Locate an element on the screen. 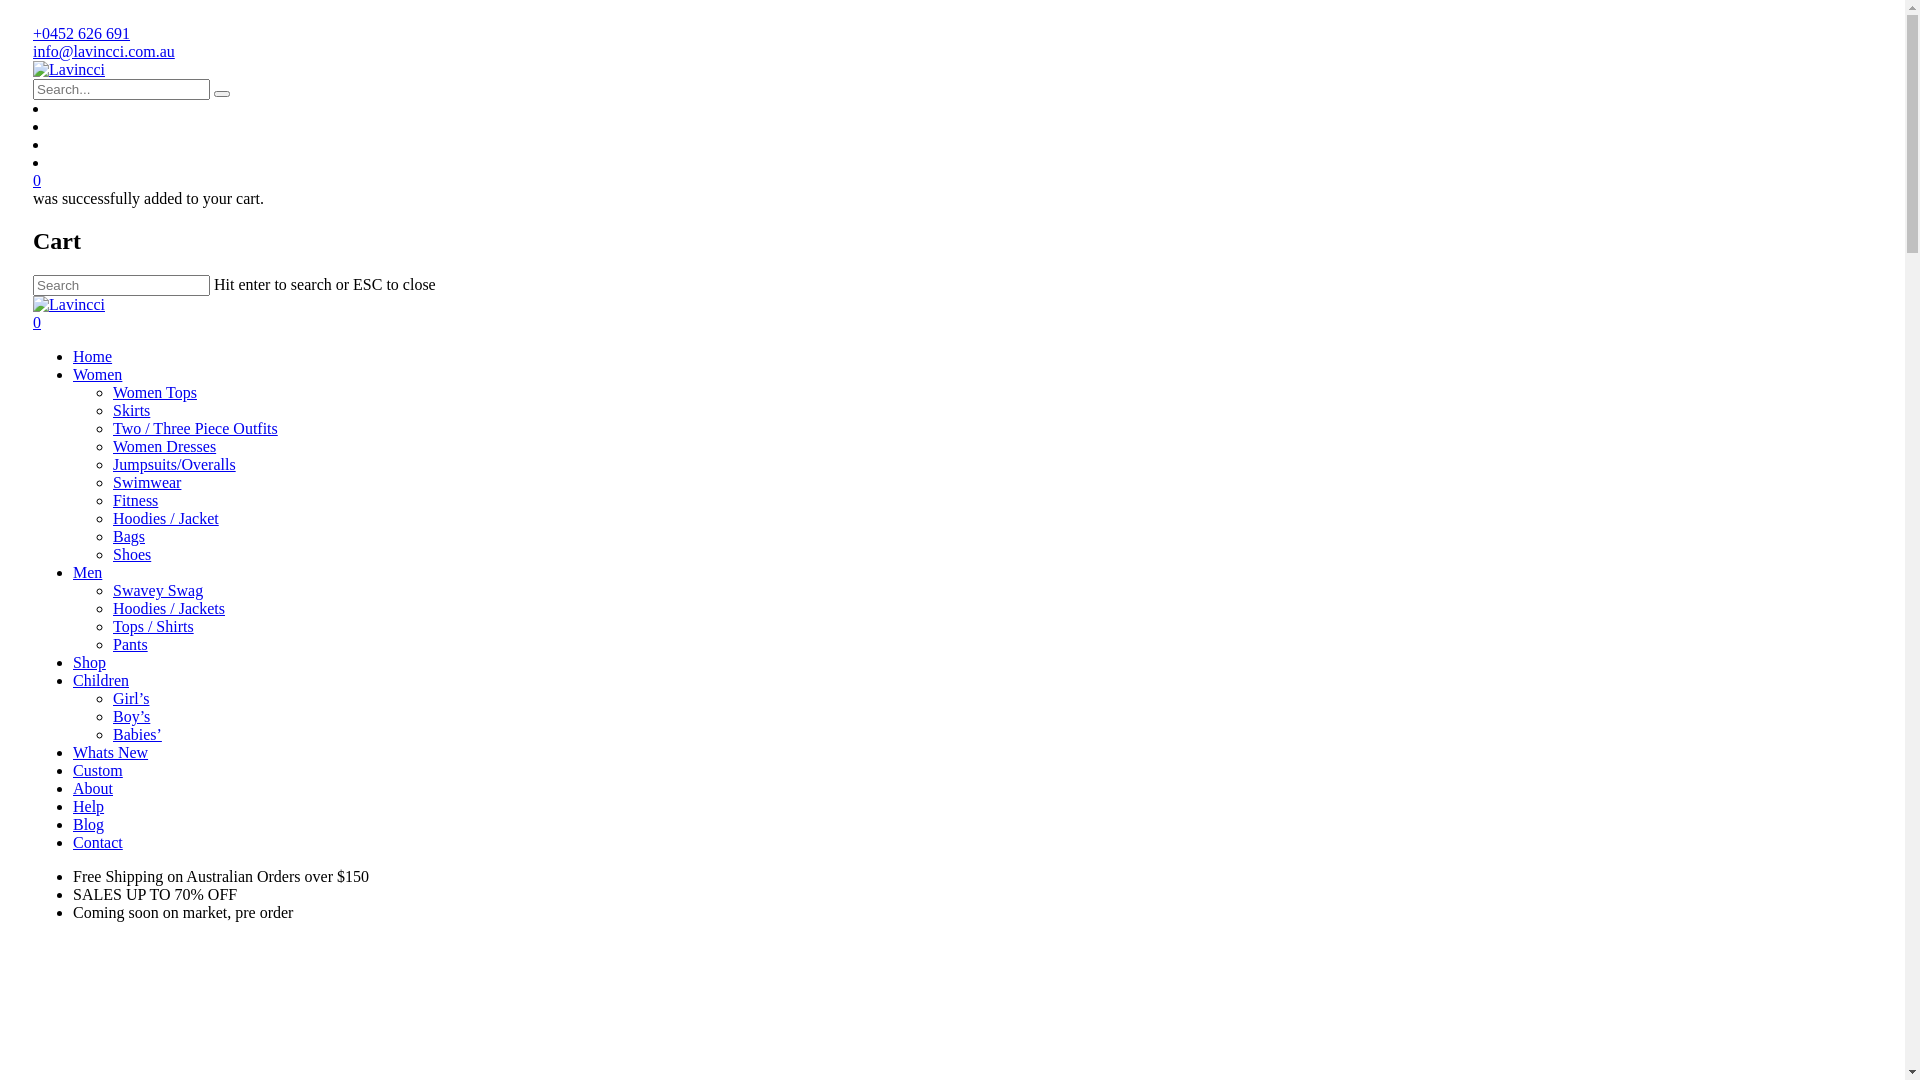  'Swimwear' is located at coordinates (146, 482).